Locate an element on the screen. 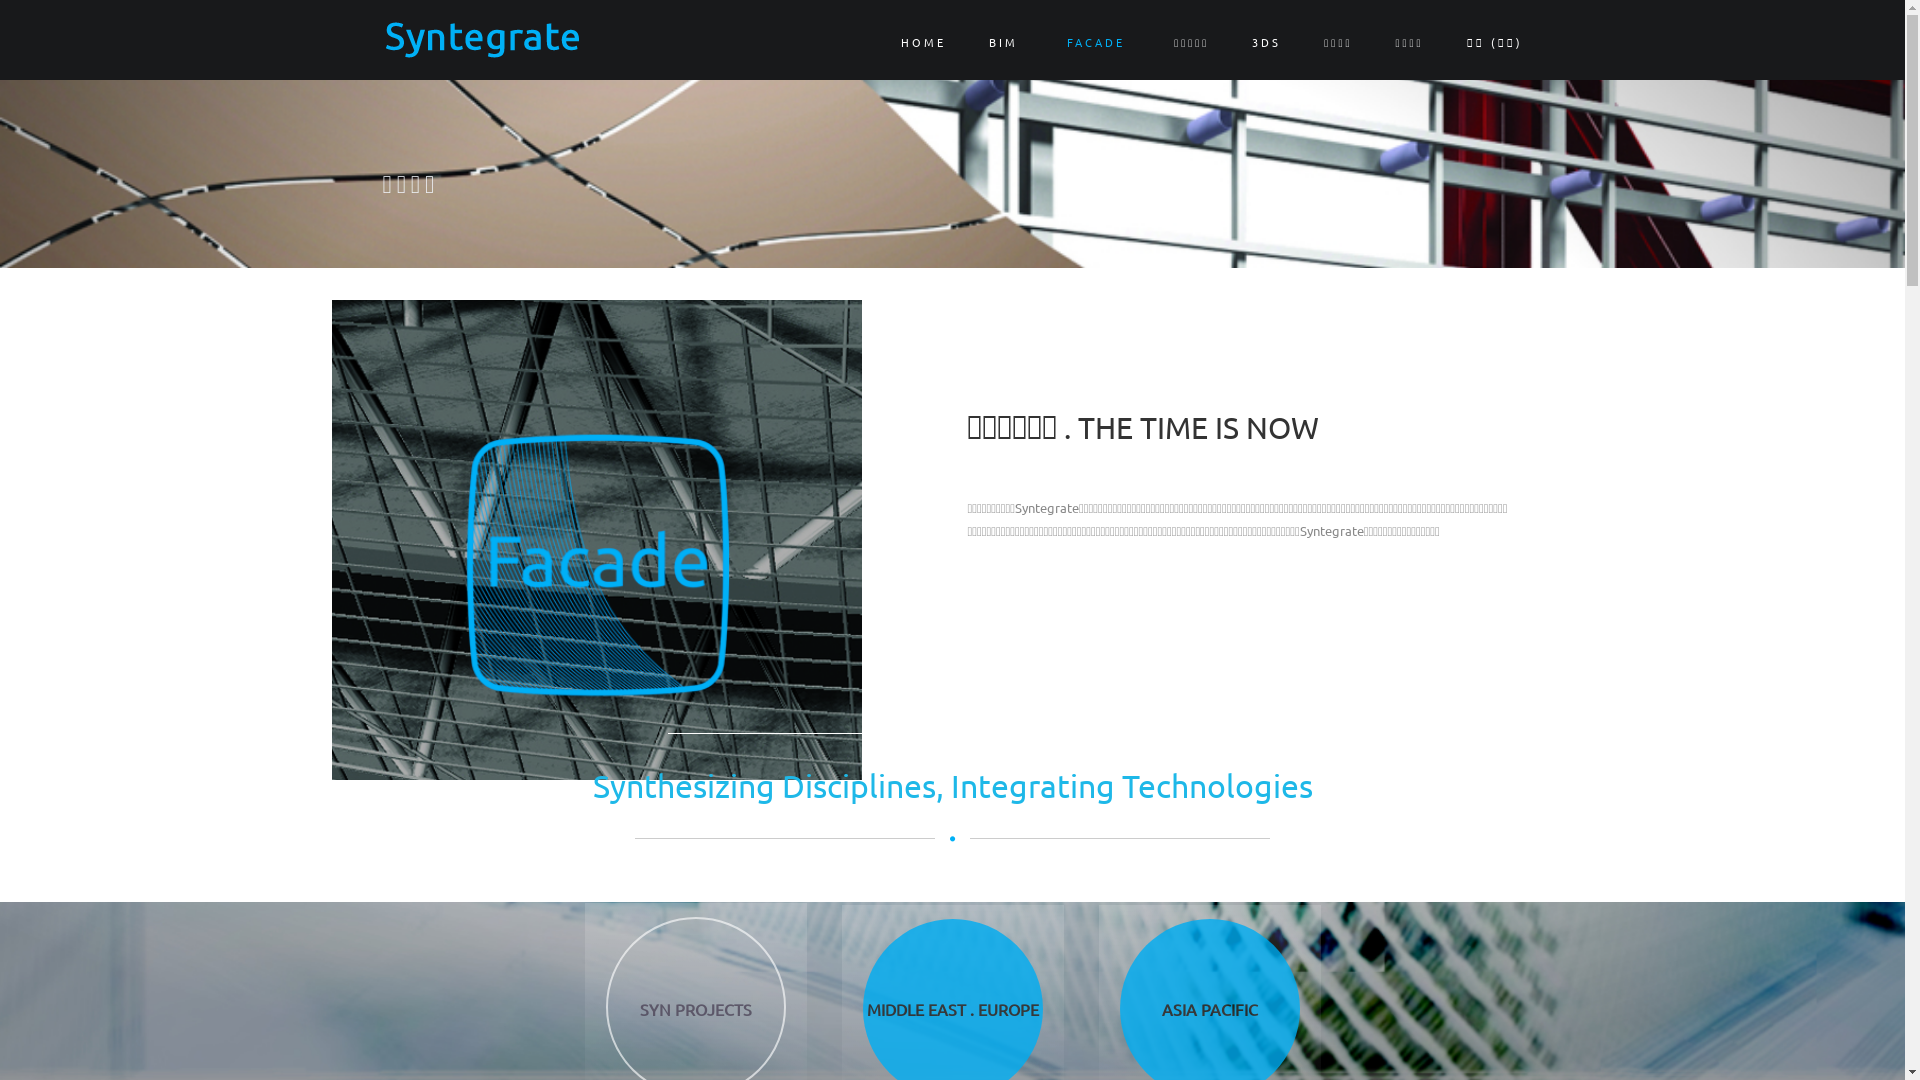 The width and height of the screenshot is (1920, 1080). 'BIM' is located at coordinates (1008, 45).